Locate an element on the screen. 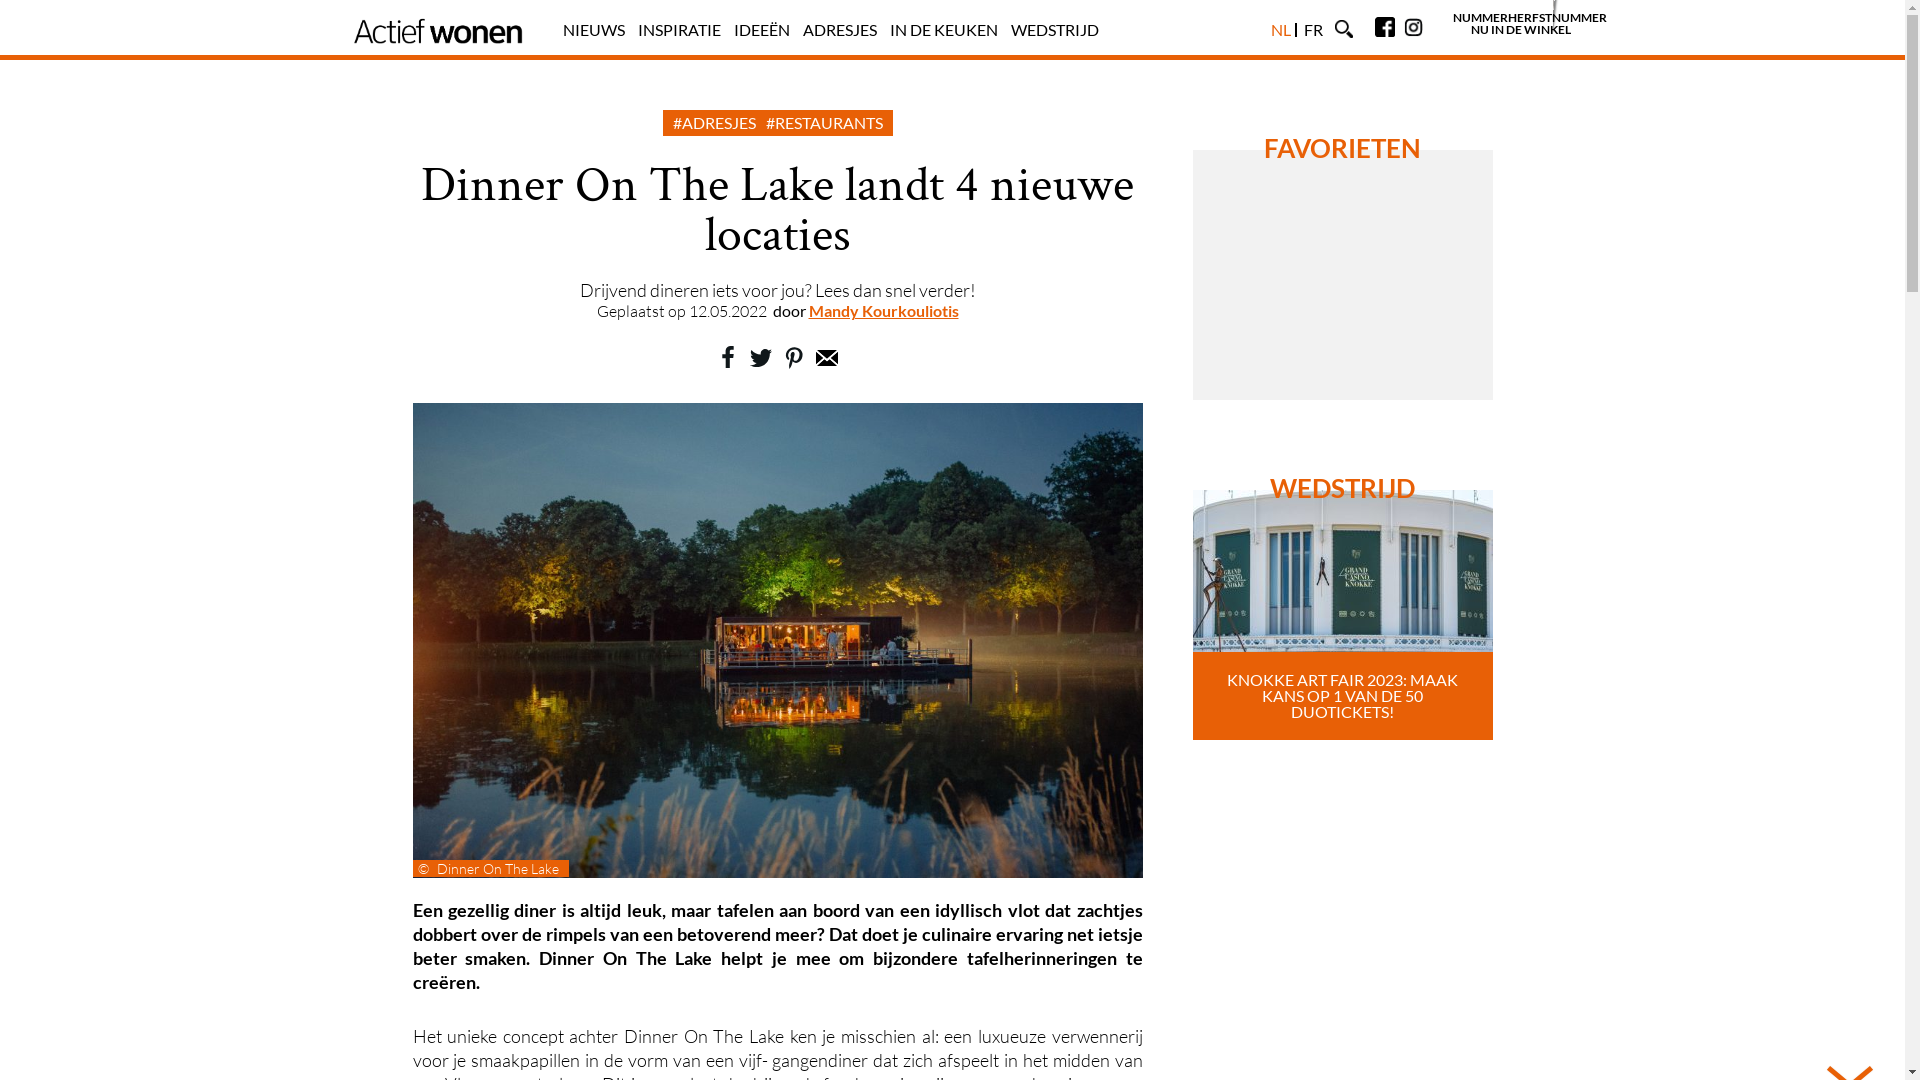 The width and height of the screenshot is (1920, 1080). 'ADRESJES' is located at coordinates (839, 29).